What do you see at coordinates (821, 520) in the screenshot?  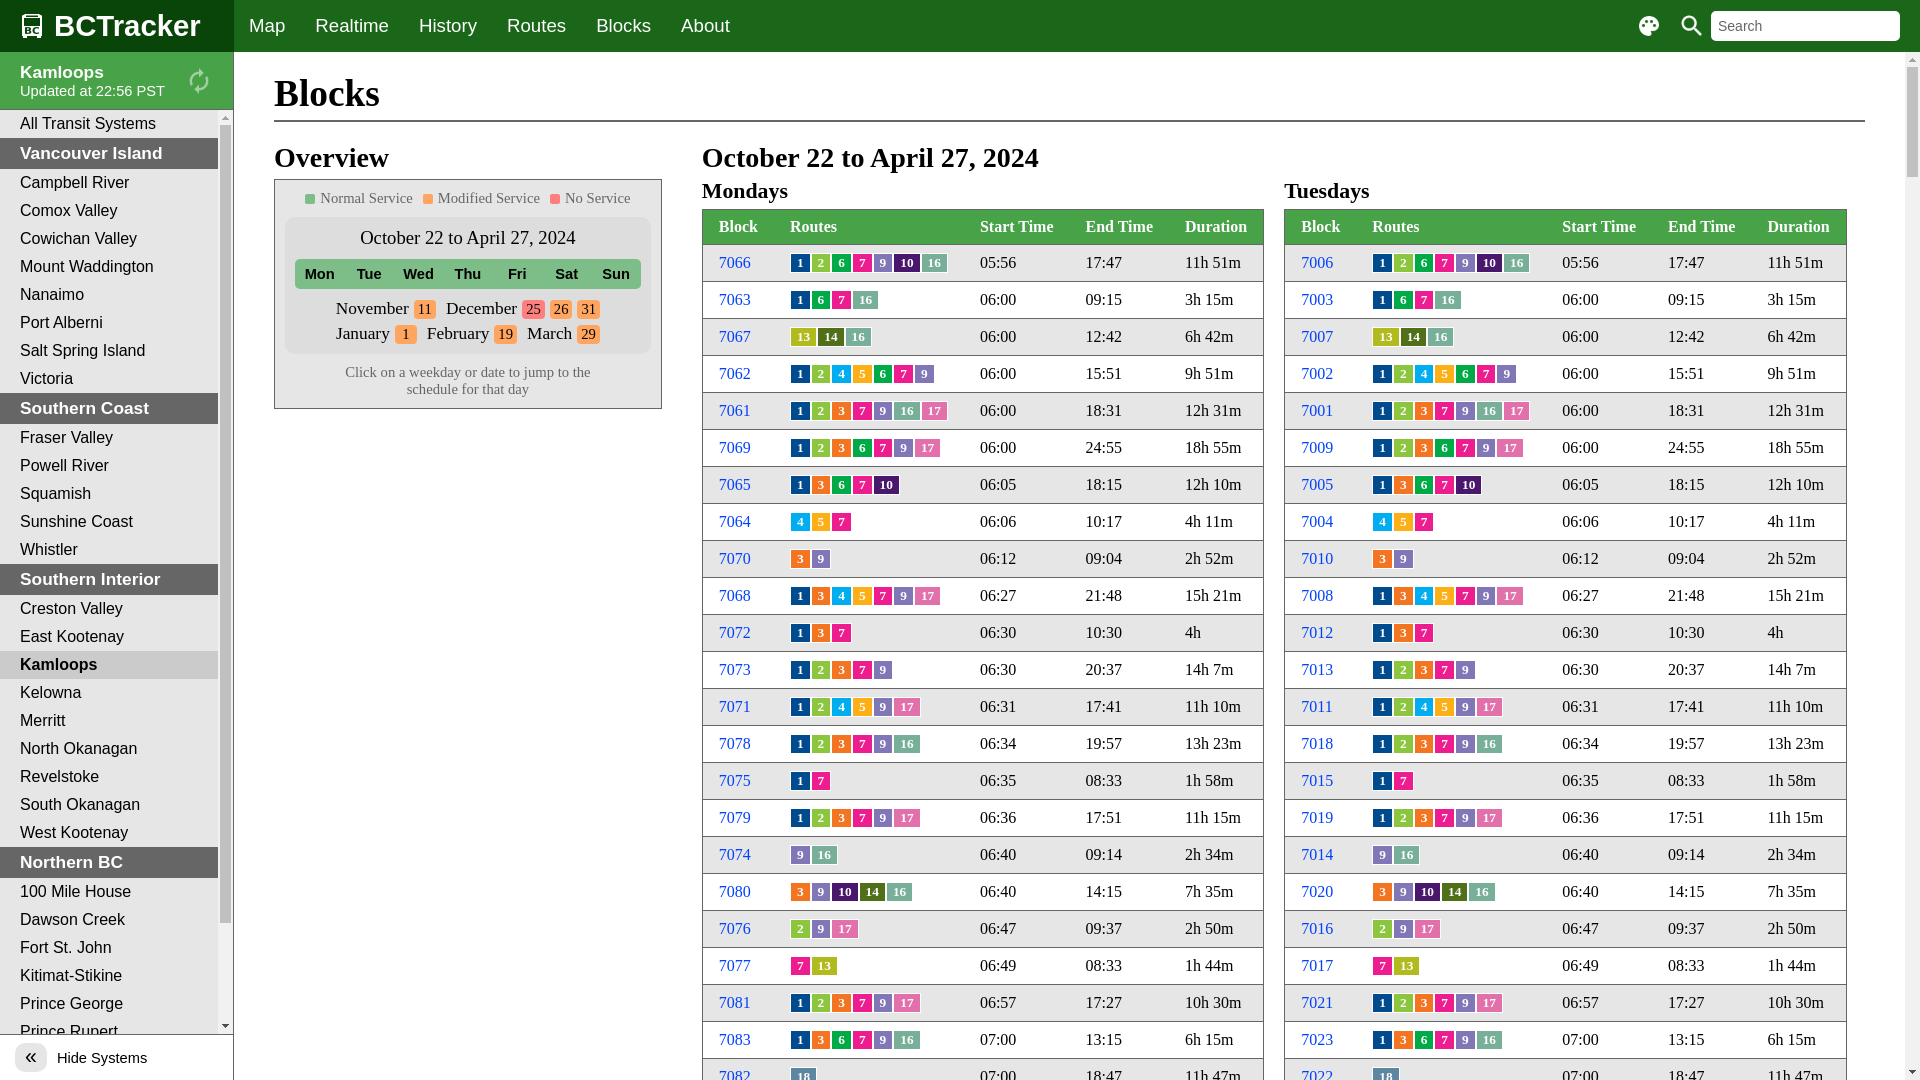 I see `'5'` at bounding box center [821, 520].